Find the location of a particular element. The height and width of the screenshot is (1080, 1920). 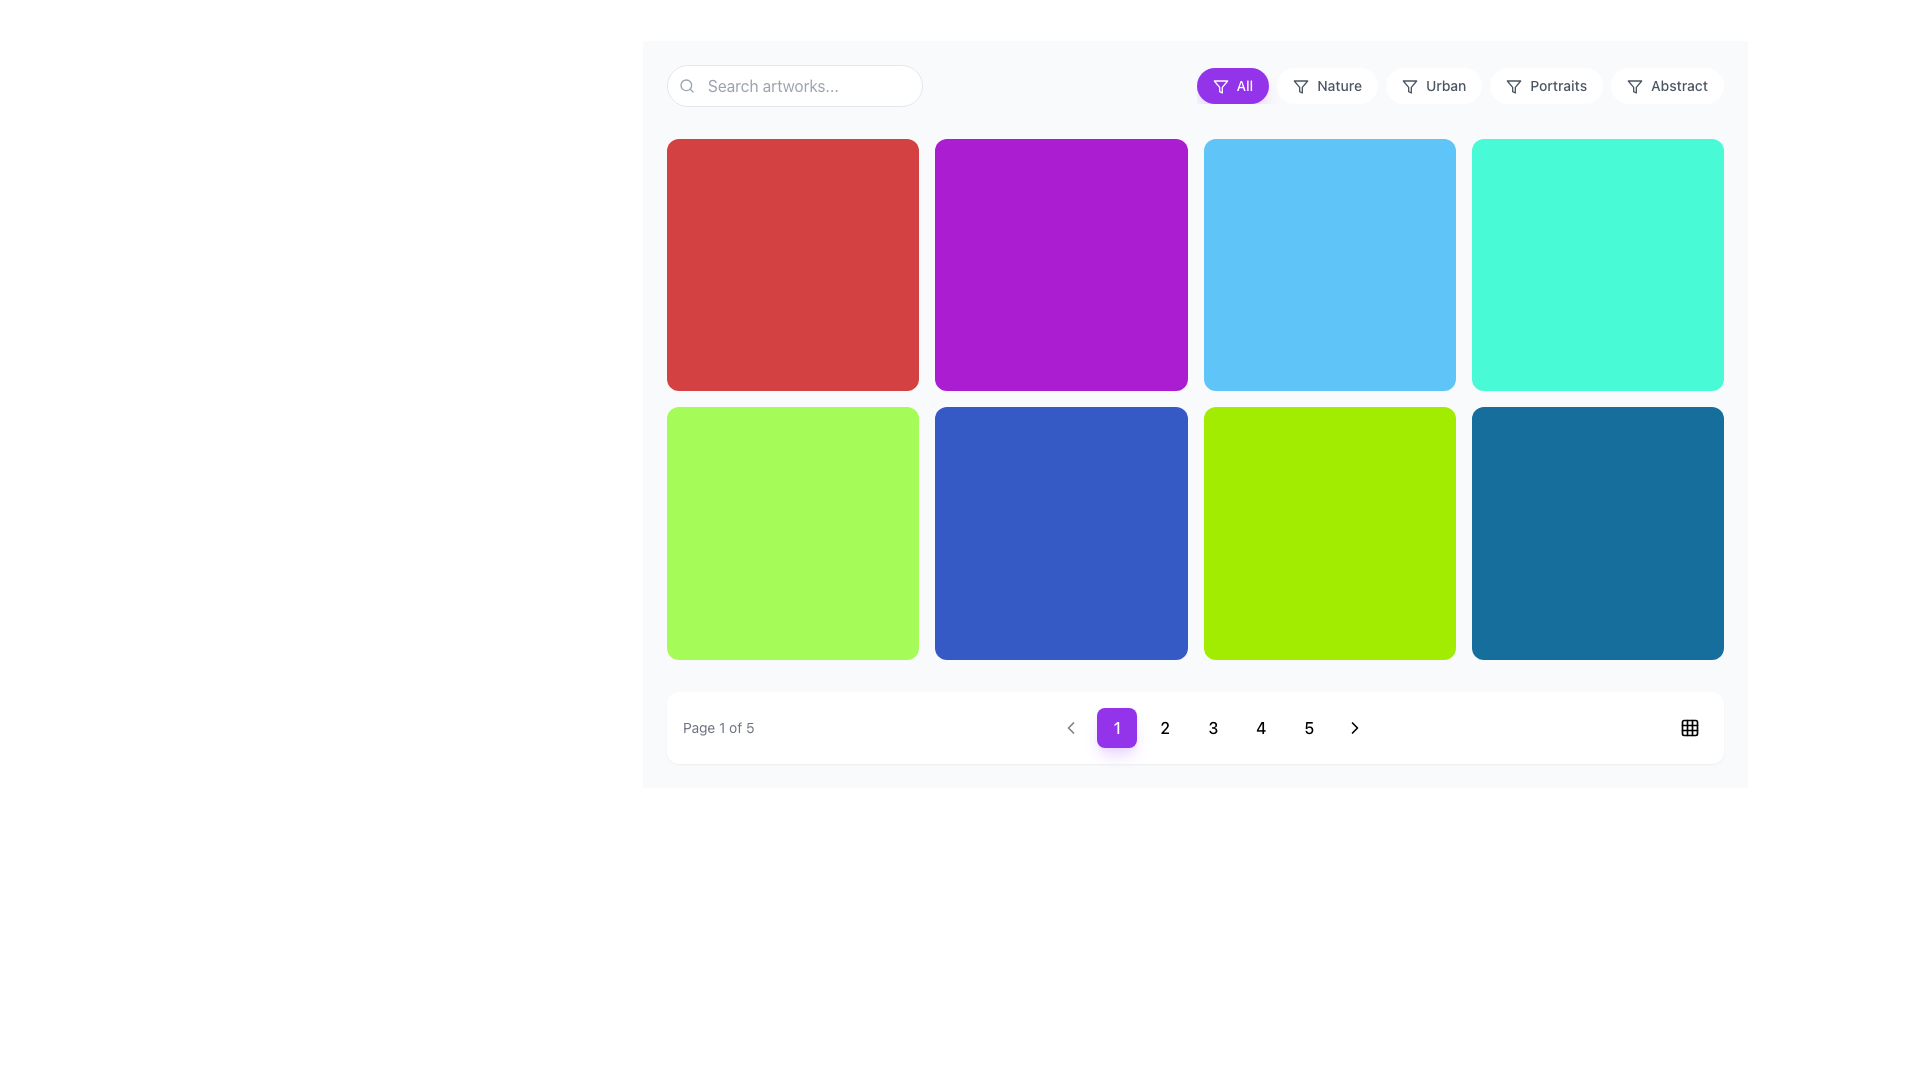

the Chevron icon button (left) is located at coordinates (1070, 727).